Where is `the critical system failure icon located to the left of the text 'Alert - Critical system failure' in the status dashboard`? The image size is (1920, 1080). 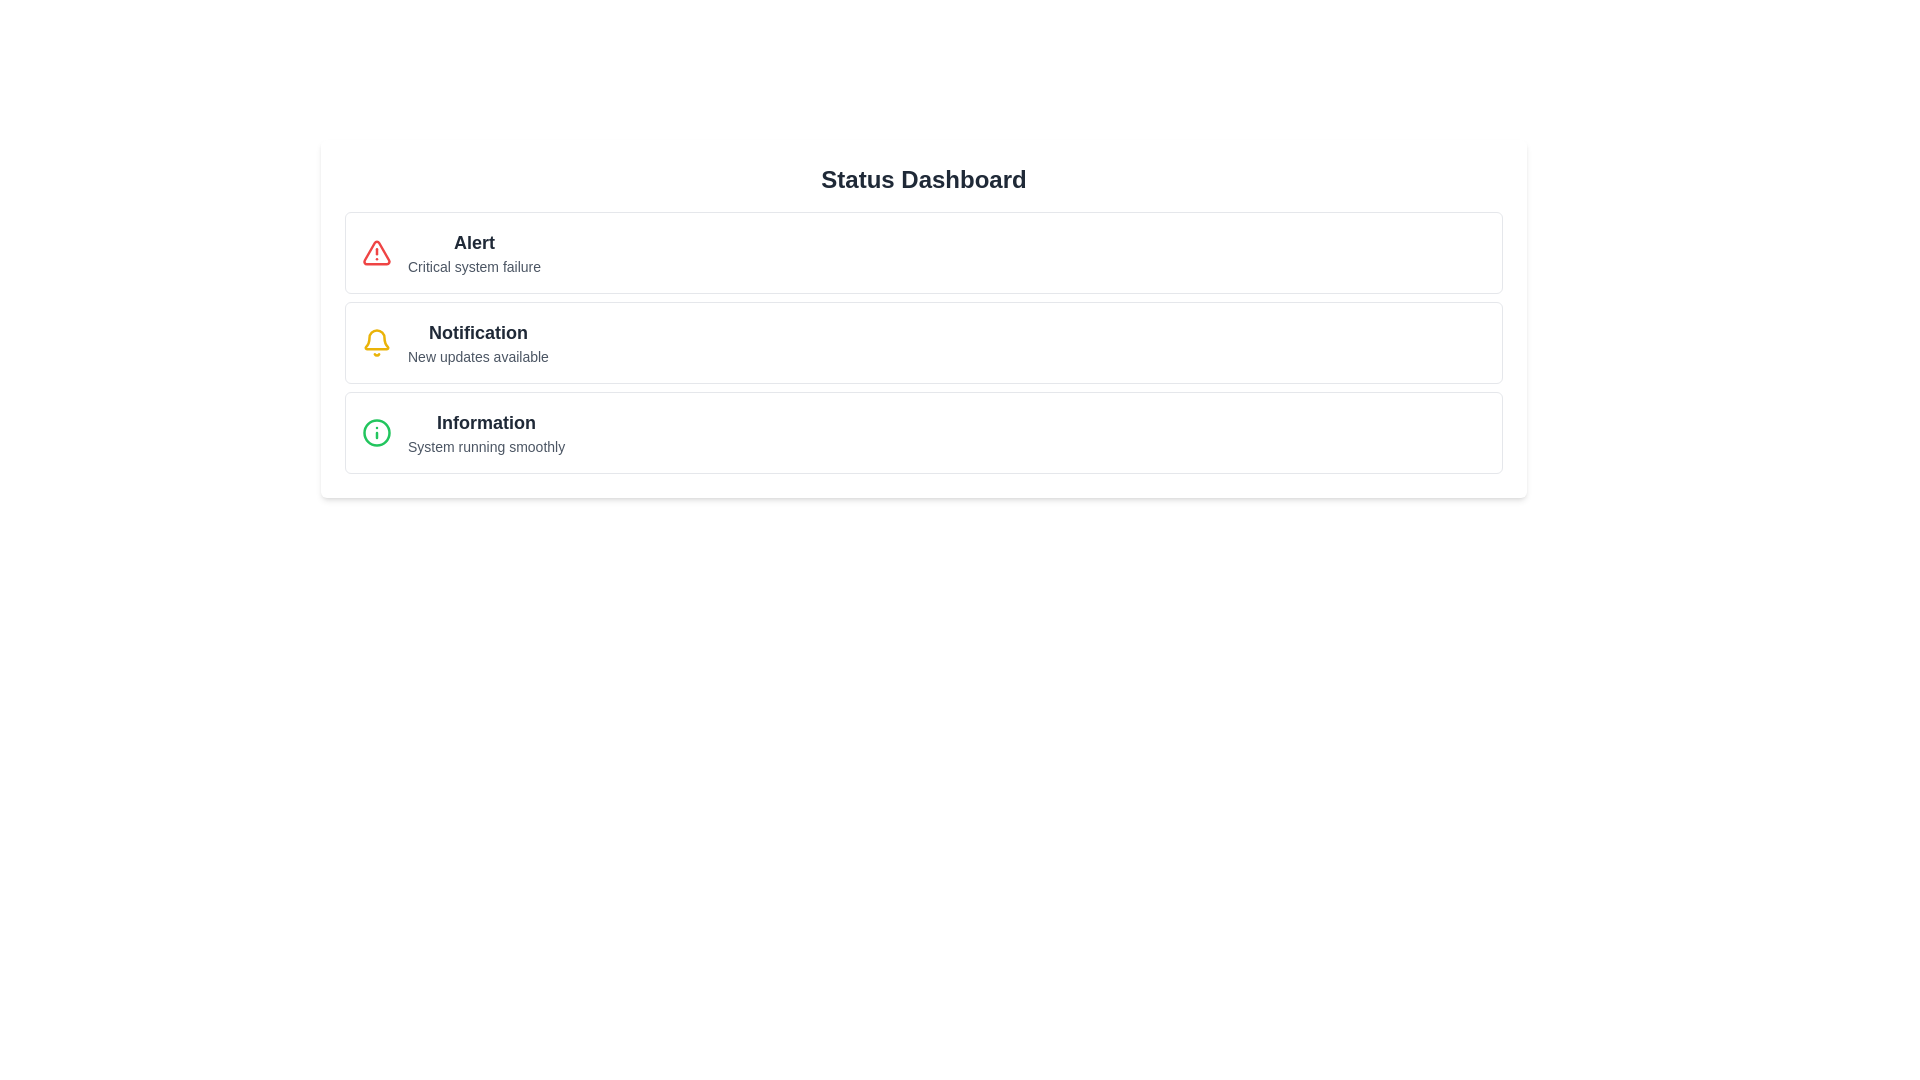 the critical system failure icon located to the left of the text 'Alert - Critical system failure' in the status dashboard is located at coordinates (376, 252).